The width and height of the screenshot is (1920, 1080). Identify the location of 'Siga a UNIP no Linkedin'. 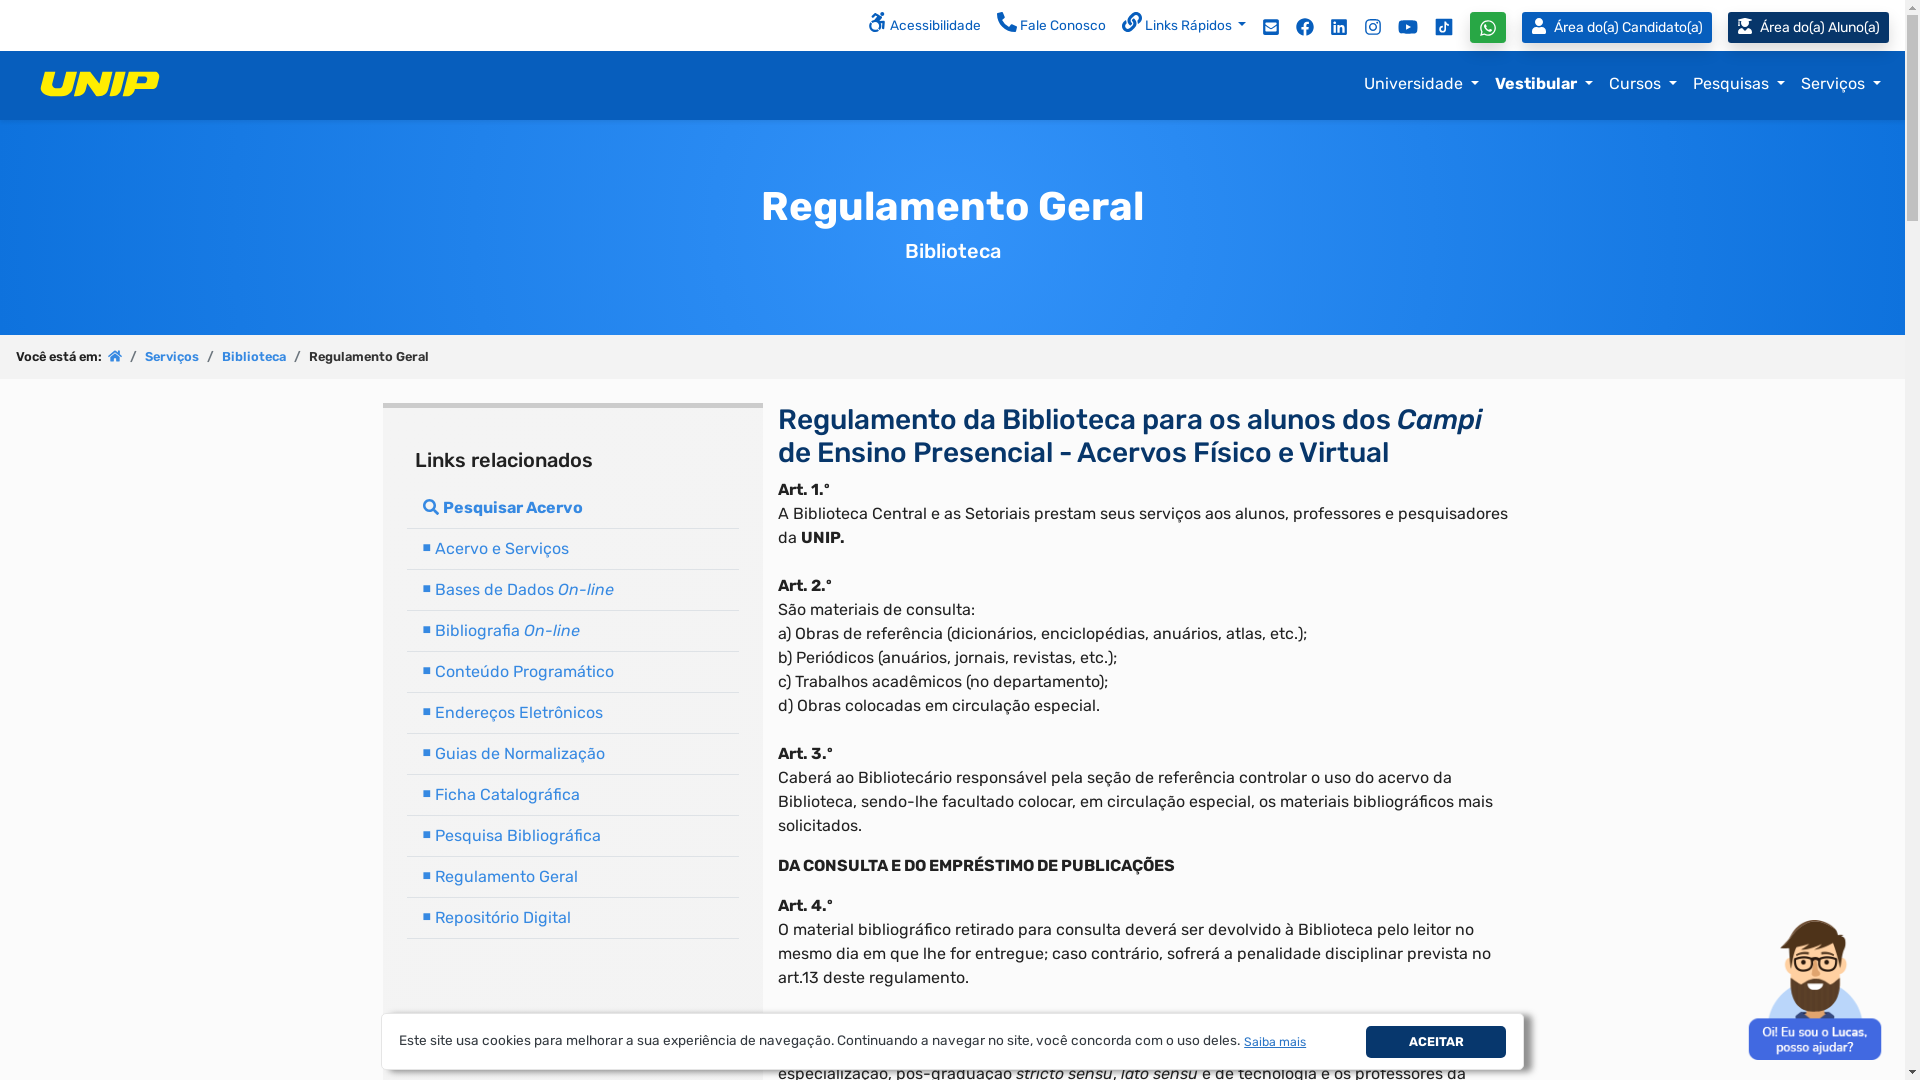
(1339, 26).